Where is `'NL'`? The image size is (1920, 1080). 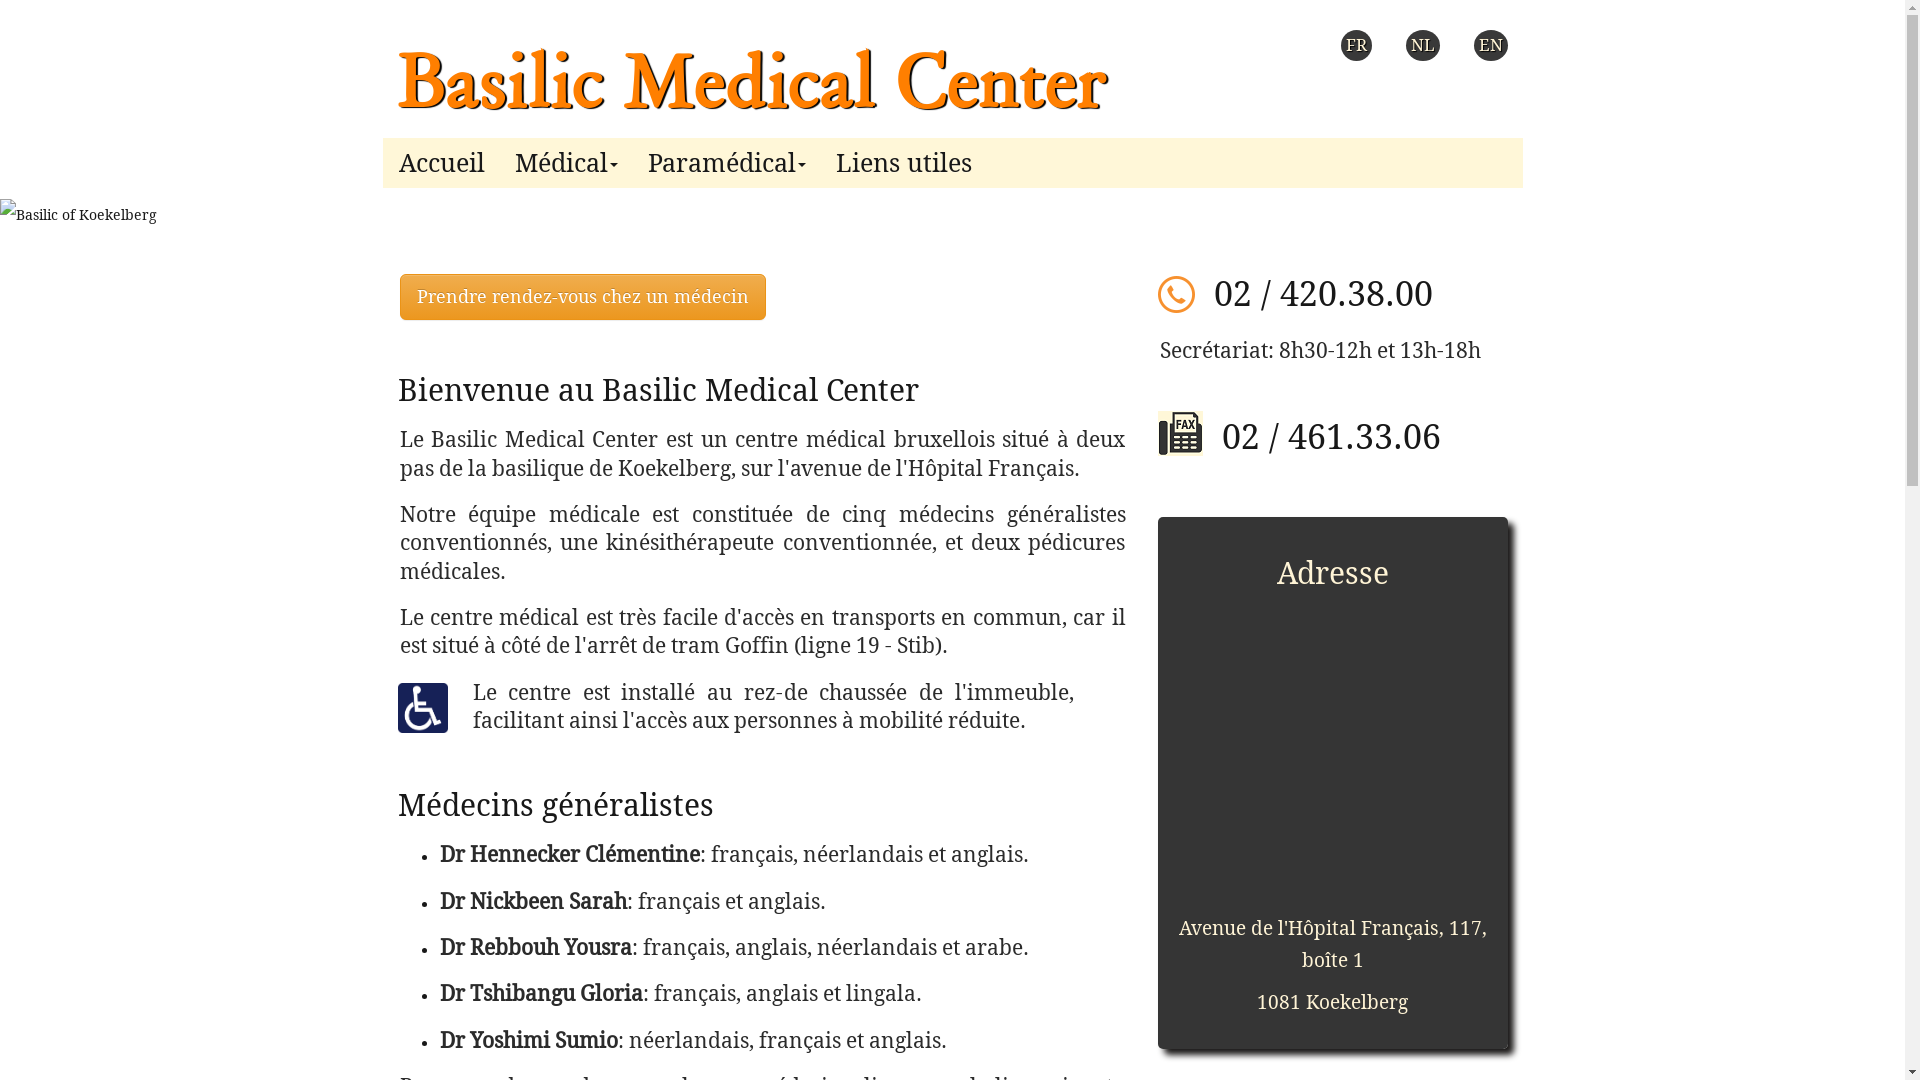
'NL' is located at coordinates (1421, 45).